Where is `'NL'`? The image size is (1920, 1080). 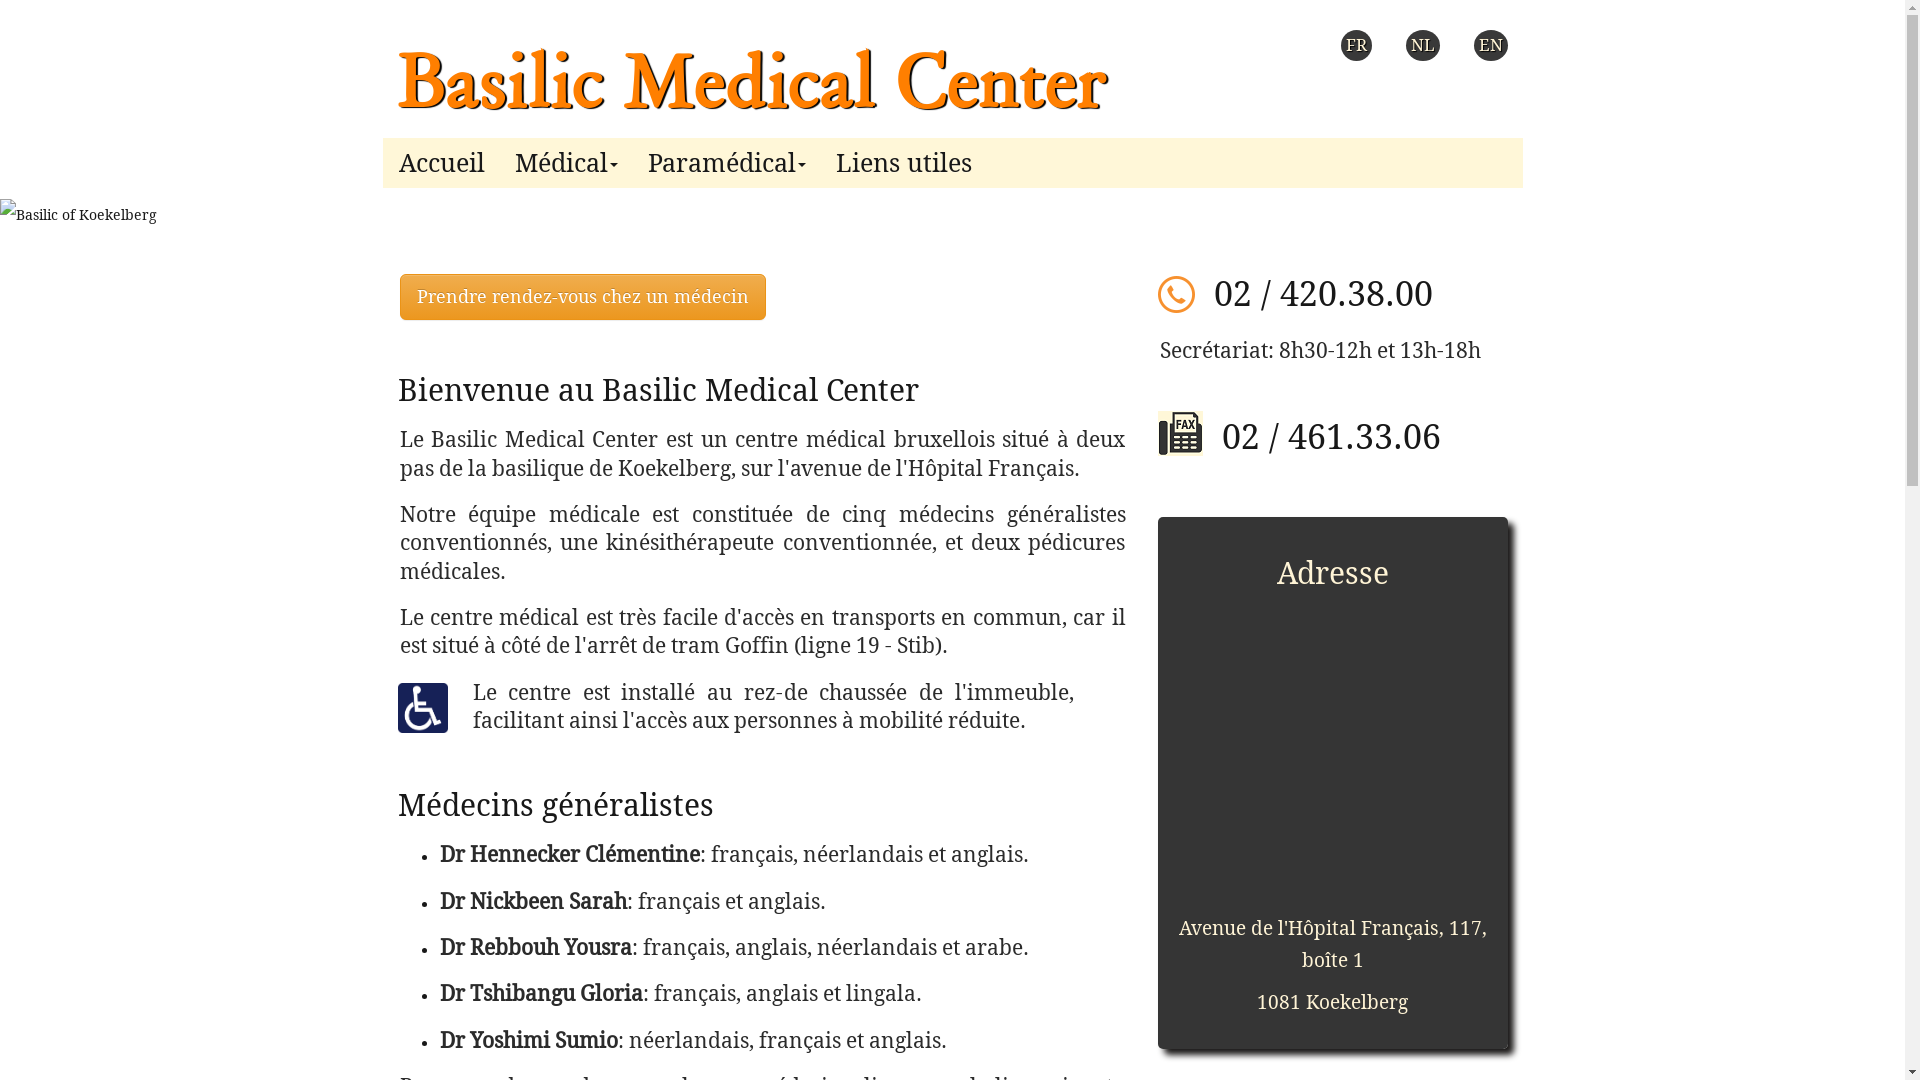
'NL' is located at coordinates (1421, 45).